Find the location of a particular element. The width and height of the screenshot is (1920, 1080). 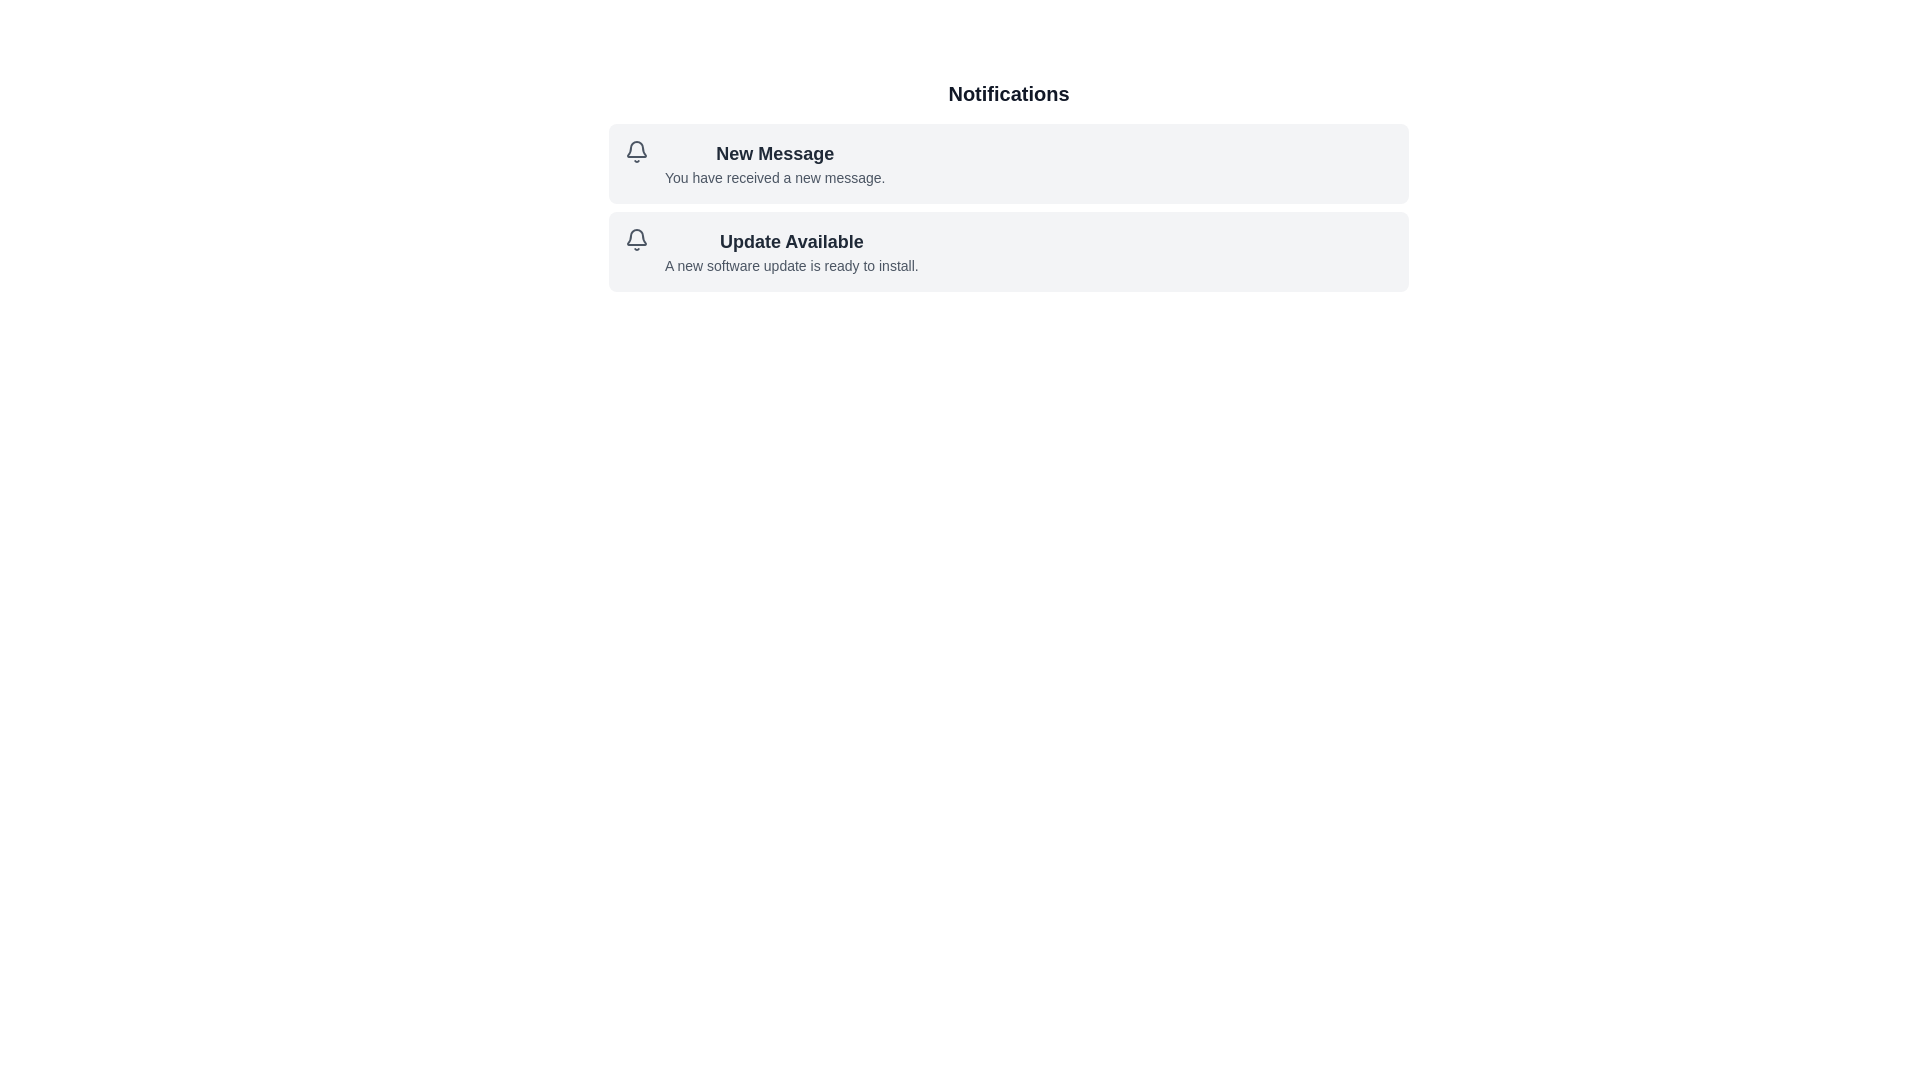

the first notification message text display is located at coordinates (774, 163).